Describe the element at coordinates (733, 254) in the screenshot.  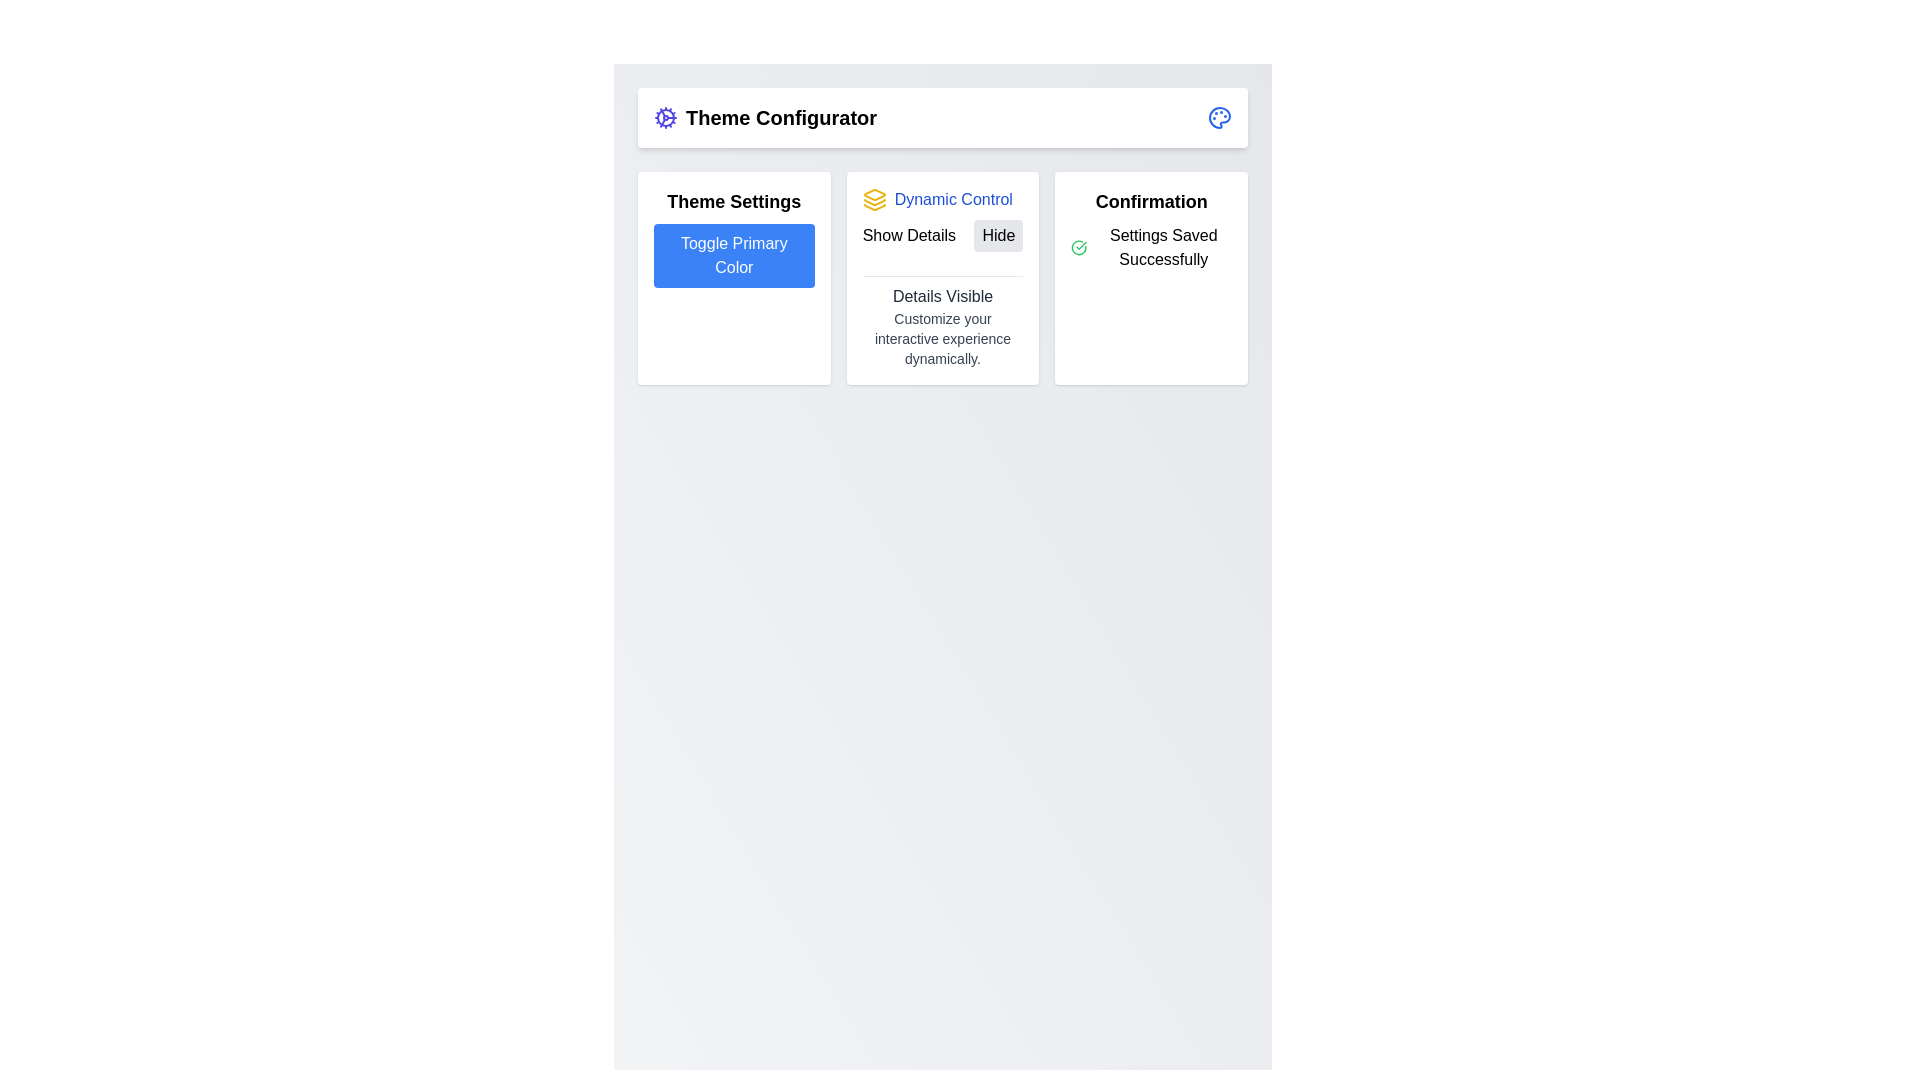
I see `the 'Toggle Primary Color' button, which is a rectangular button with rounded corners, solid blue color, and white text, located within the 'Theme Settings' card` at that location.